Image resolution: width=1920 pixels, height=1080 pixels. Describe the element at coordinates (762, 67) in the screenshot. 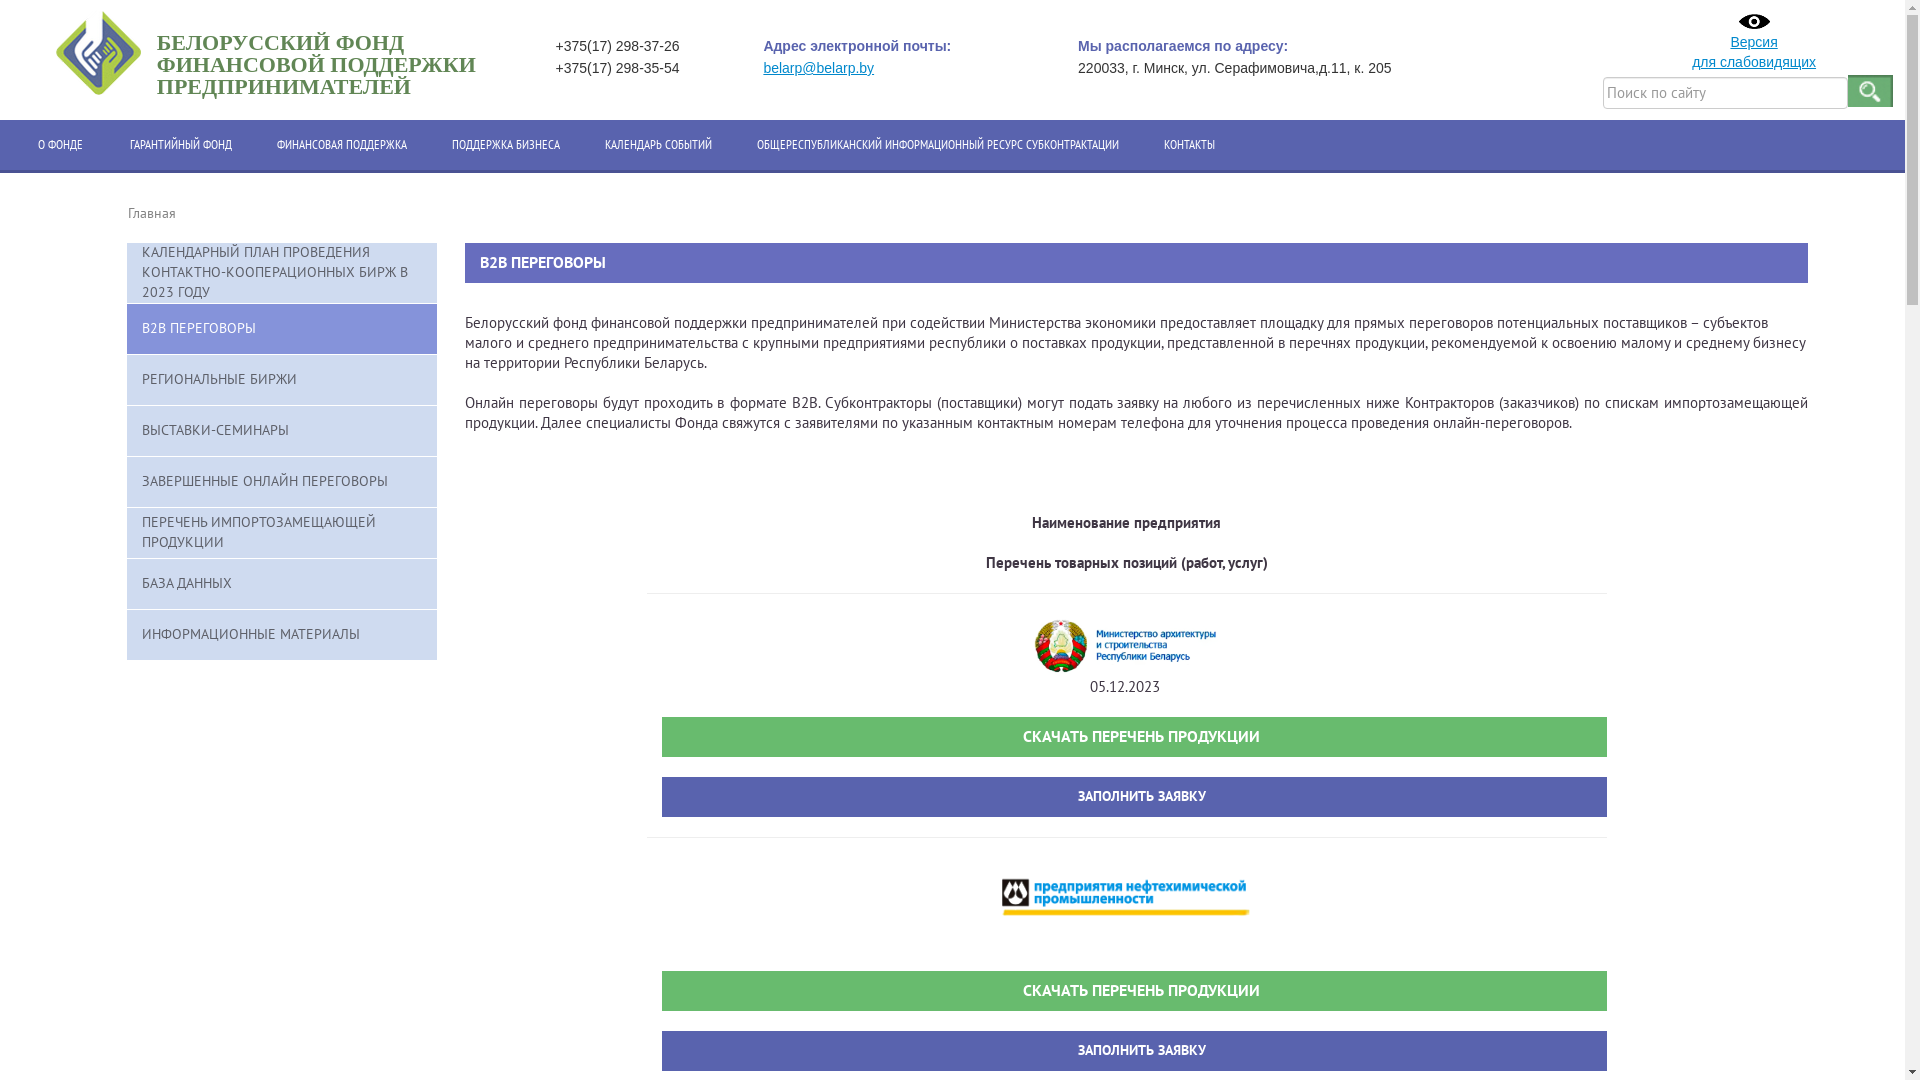

I see `'belarp@belarp.by'` at that location.